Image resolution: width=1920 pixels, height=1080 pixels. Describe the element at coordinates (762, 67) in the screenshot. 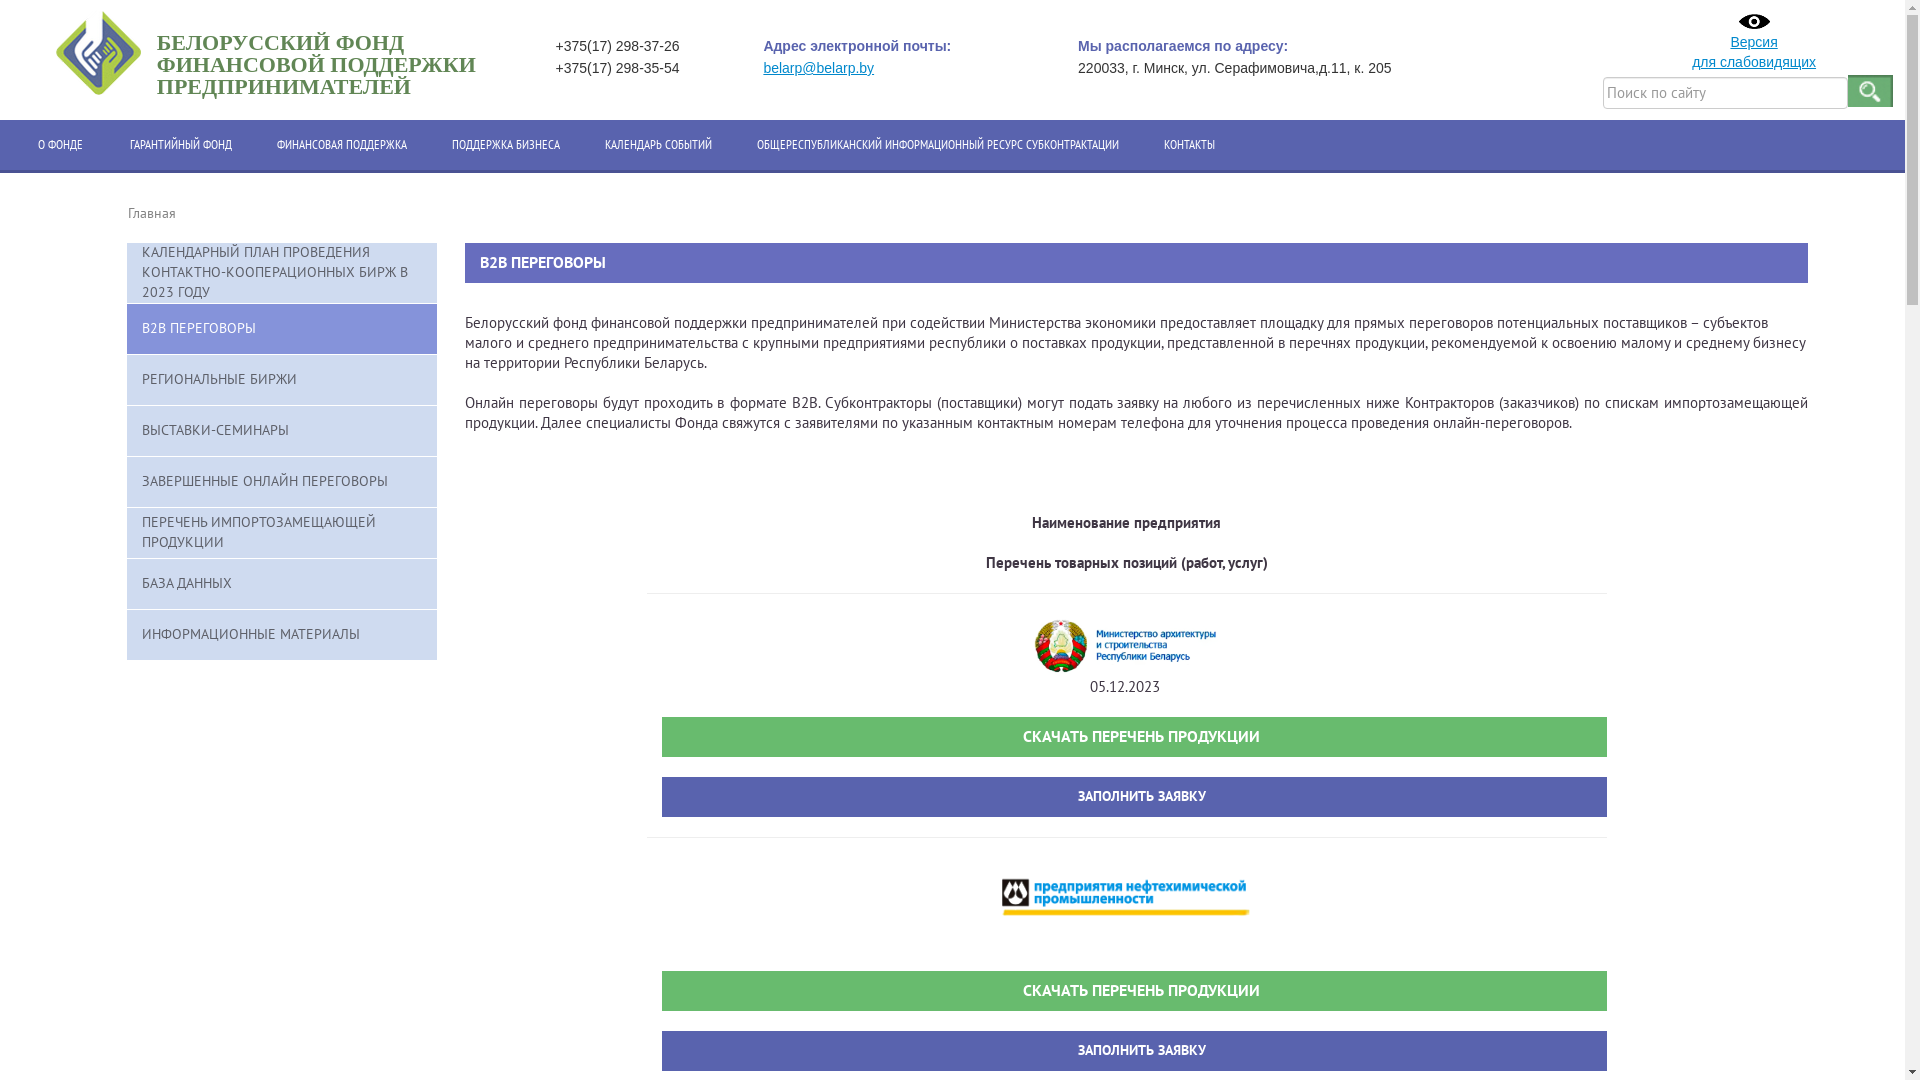

I see `'belarp@belarp.by'` at that location.